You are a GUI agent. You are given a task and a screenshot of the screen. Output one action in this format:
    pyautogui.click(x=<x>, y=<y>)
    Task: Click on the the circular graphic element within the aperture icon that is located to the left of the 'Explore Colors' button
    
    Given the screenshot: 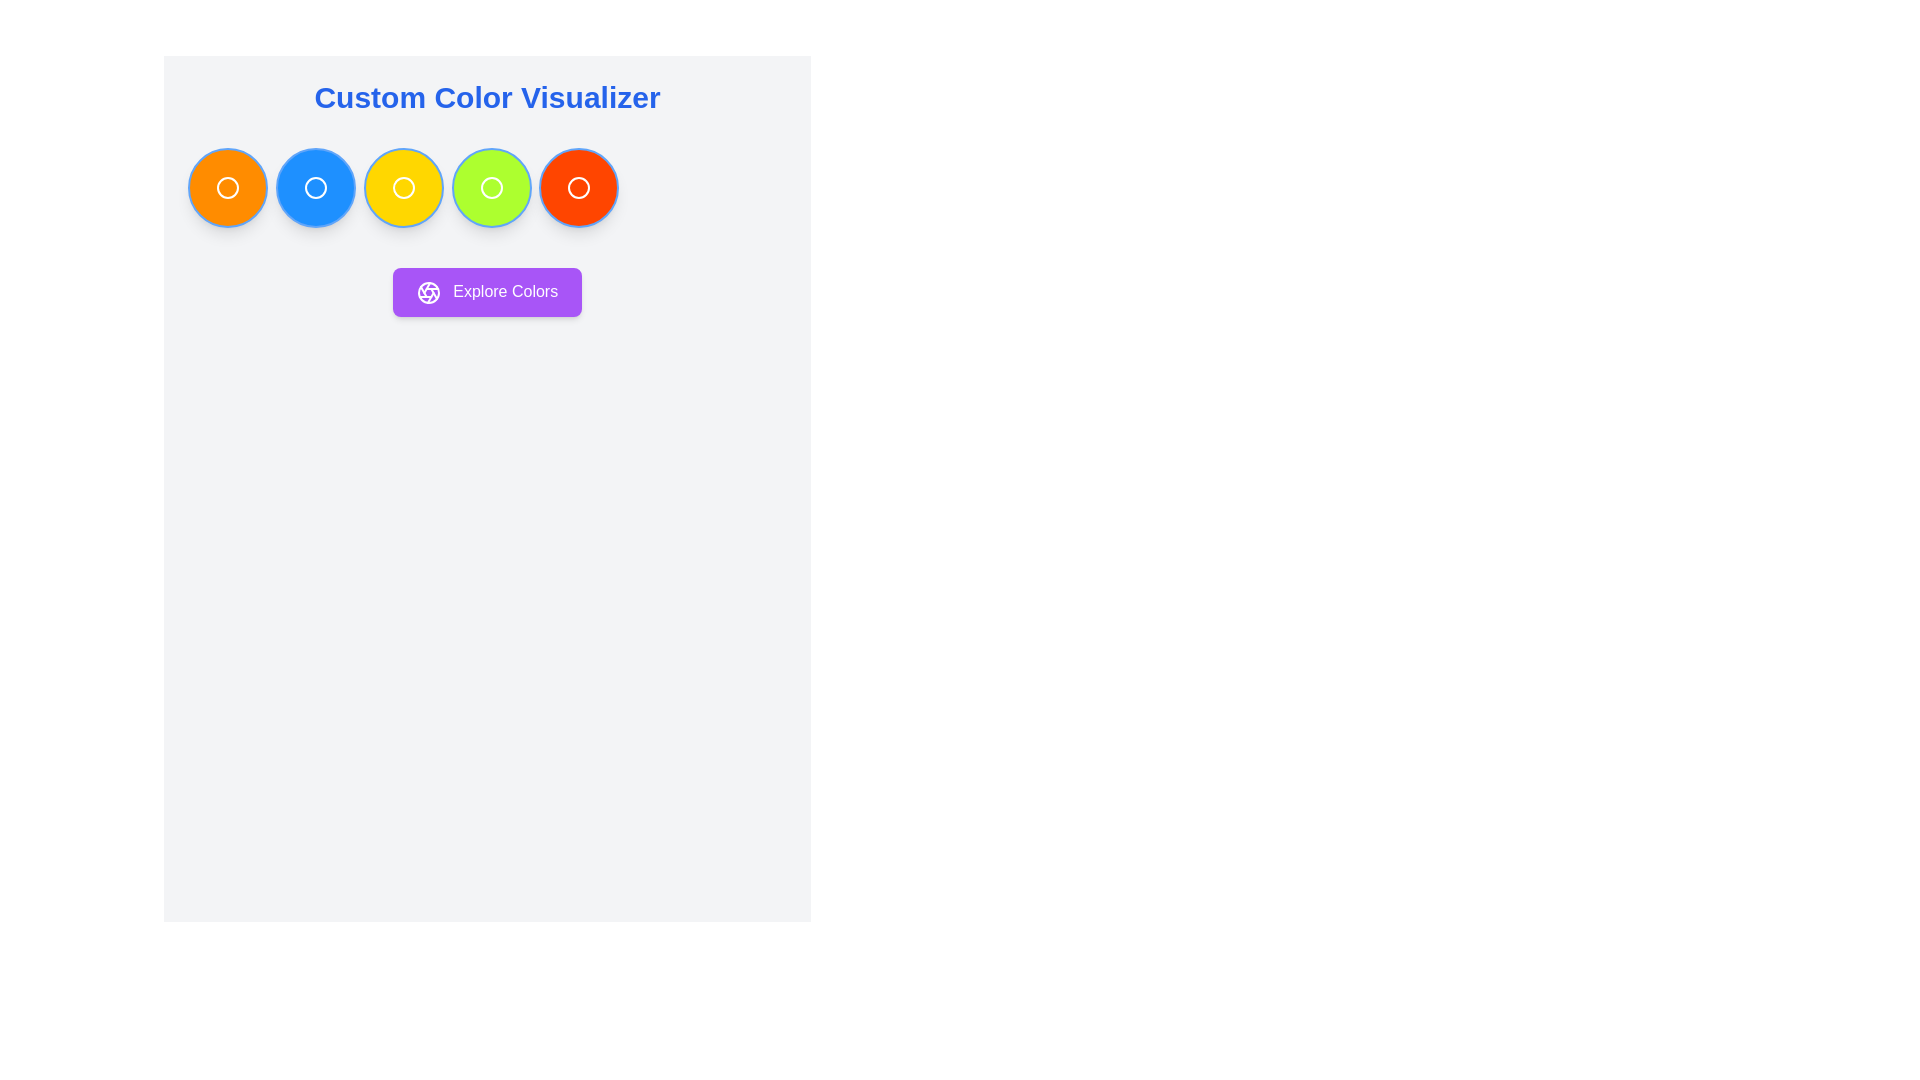 What is the action you would take?
    pyautogui.click(x=427, y=292)
    